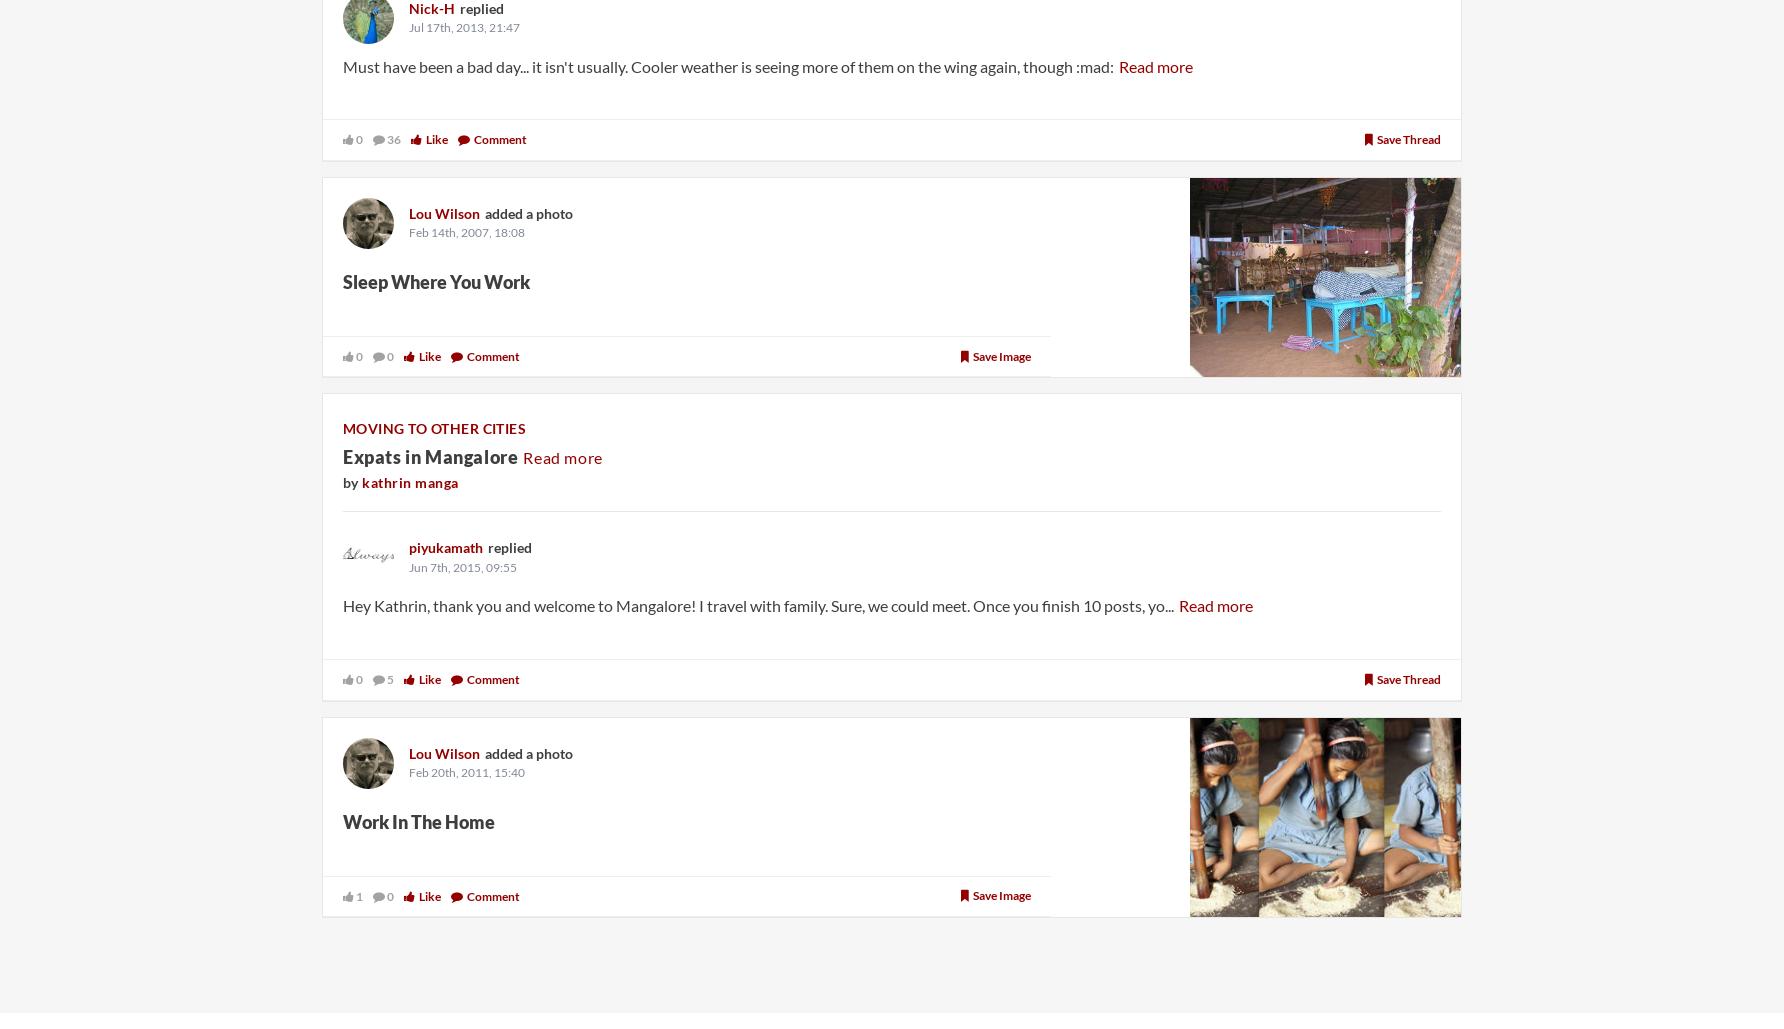  Describe the element at coordinates (728, 65) in the screenshot. I see `'Must have been a bad day... it isn't usually. Cooler weather is seeing more of them on the wing again, though :mad:'` at that location.